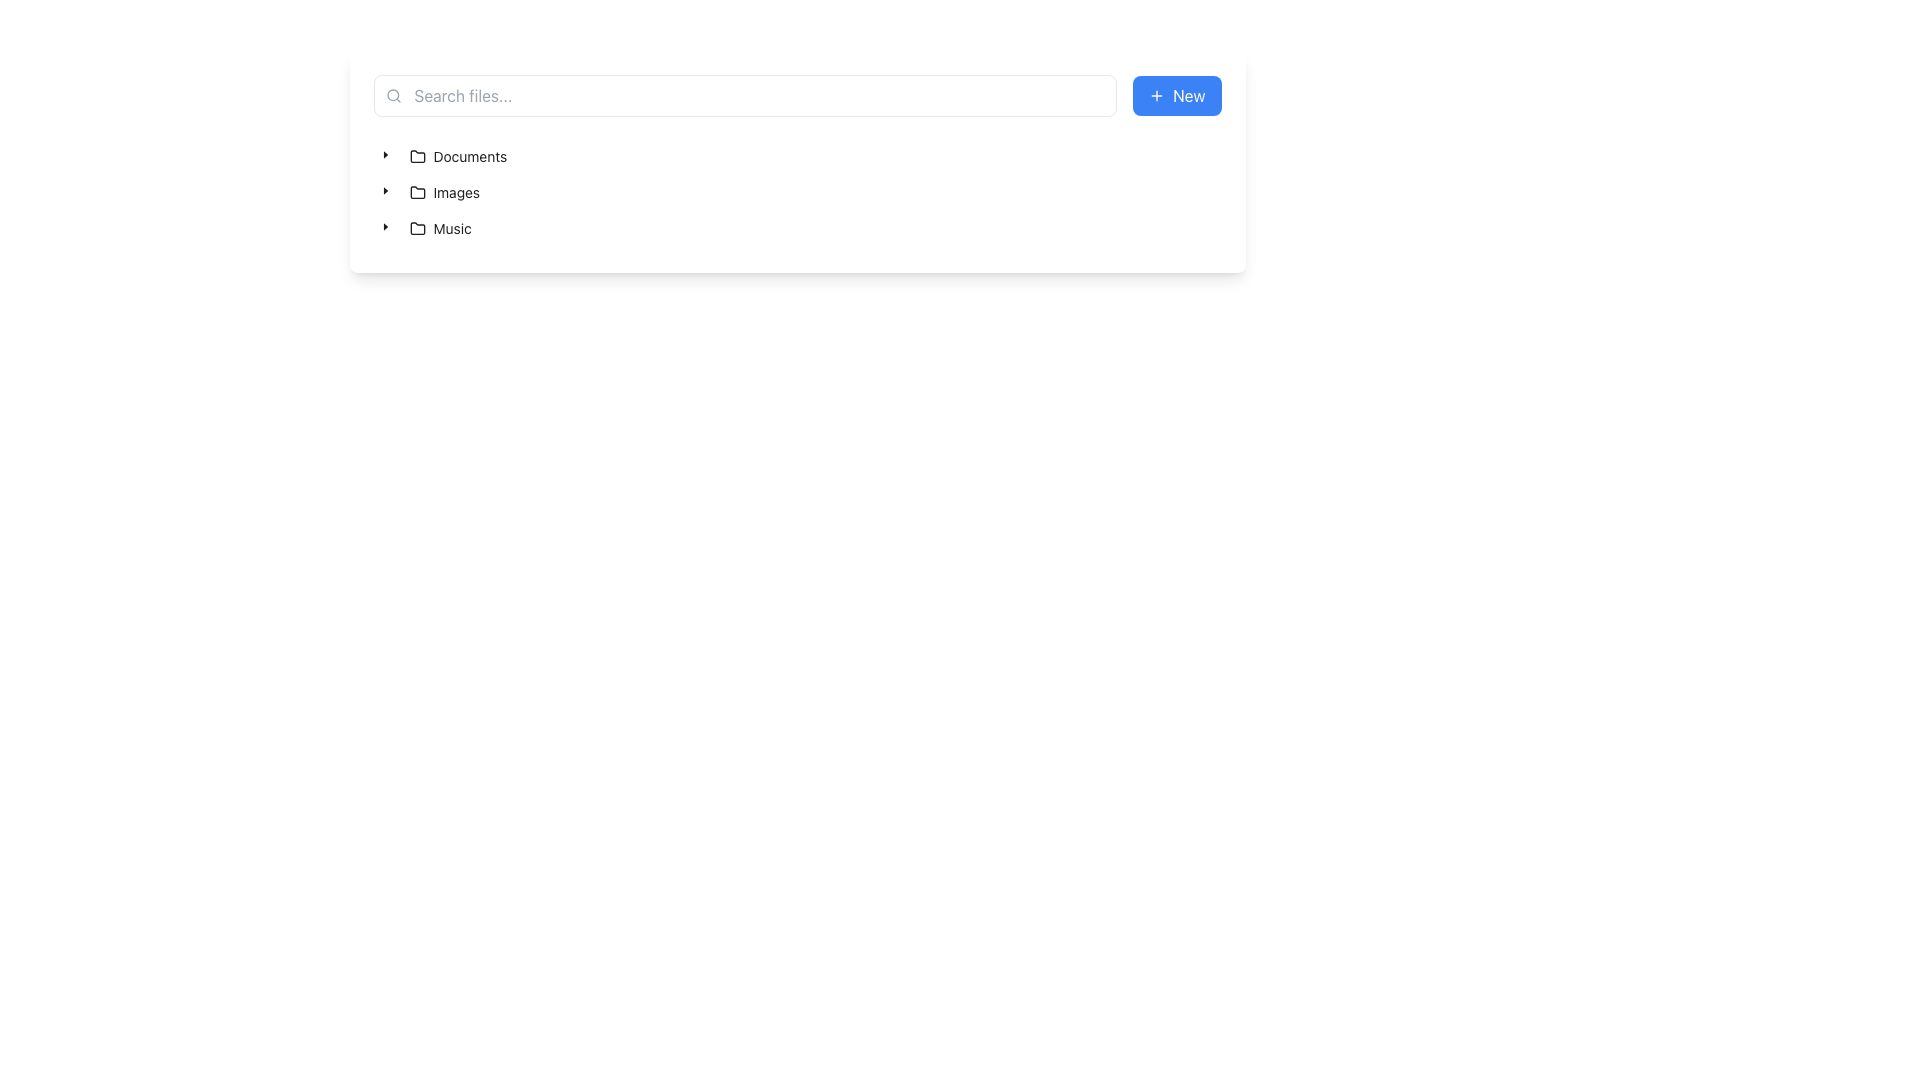  What do you see at coordinates (416, 192) in the screenshot?
I see `the 'Images' folder icon, which is located to the left of the 'Images' label in the folder list menu, positioned between the 'Documents' and 'Music' entries` at bounding box center [416, 192].